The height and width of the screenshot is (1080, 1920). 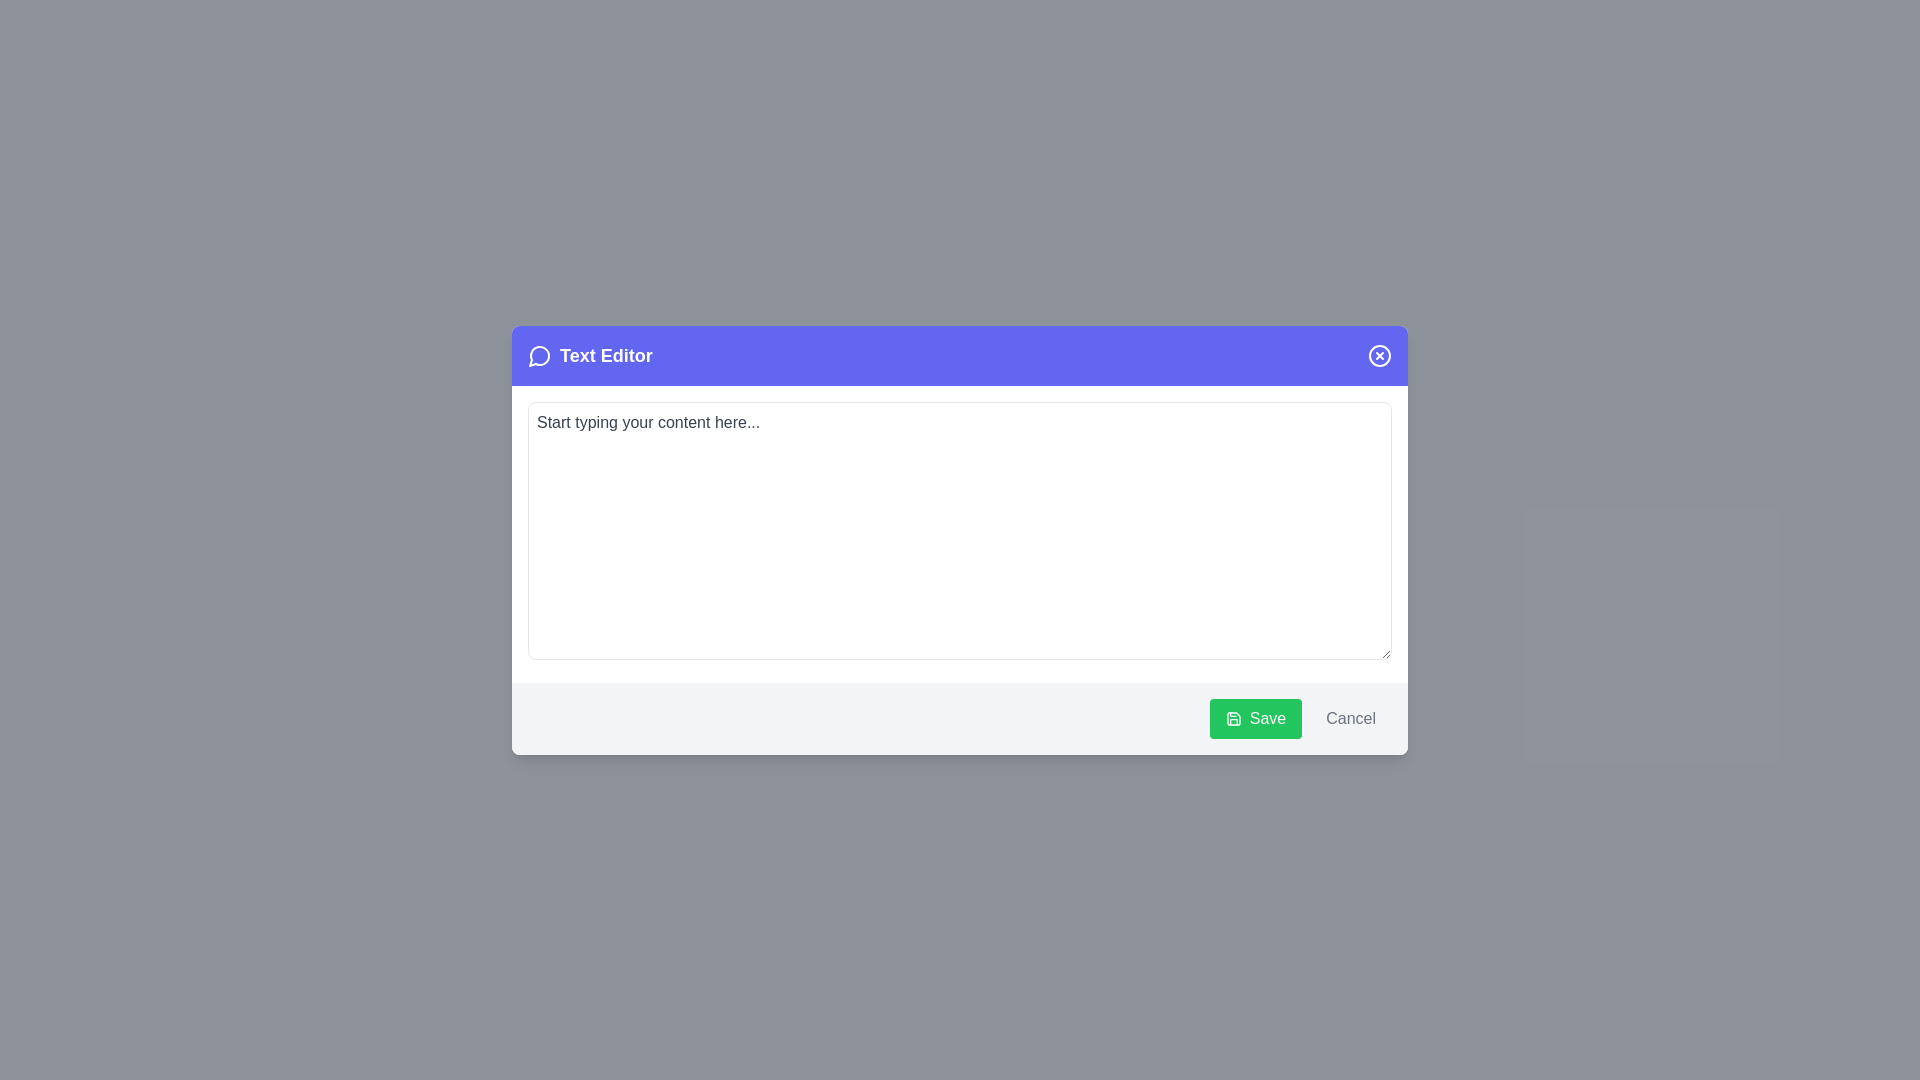 What do you see at coordinates (960, 529) in the screenshot?
I see `the text area to focus and enable editing` at bounding box center [960, 529].